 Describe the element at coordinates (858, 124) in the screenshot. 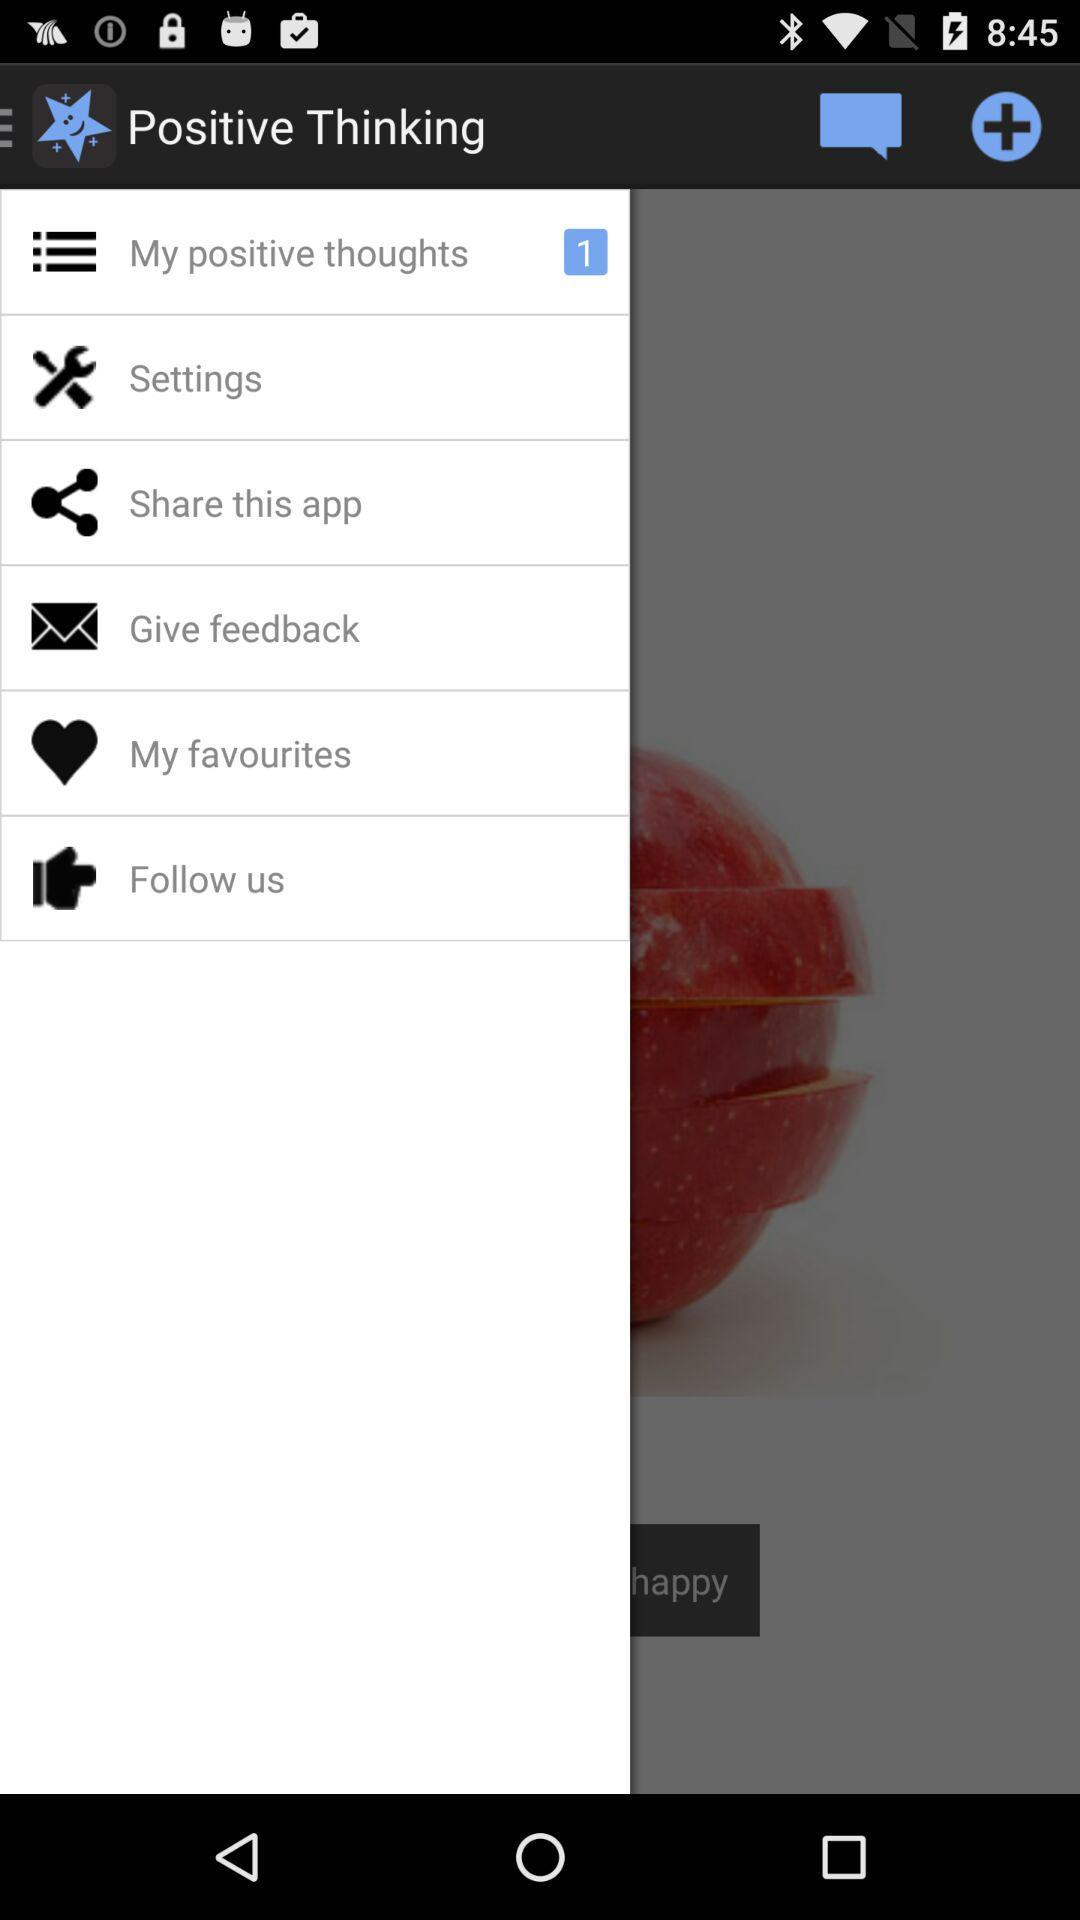

I see `open message` at that location.